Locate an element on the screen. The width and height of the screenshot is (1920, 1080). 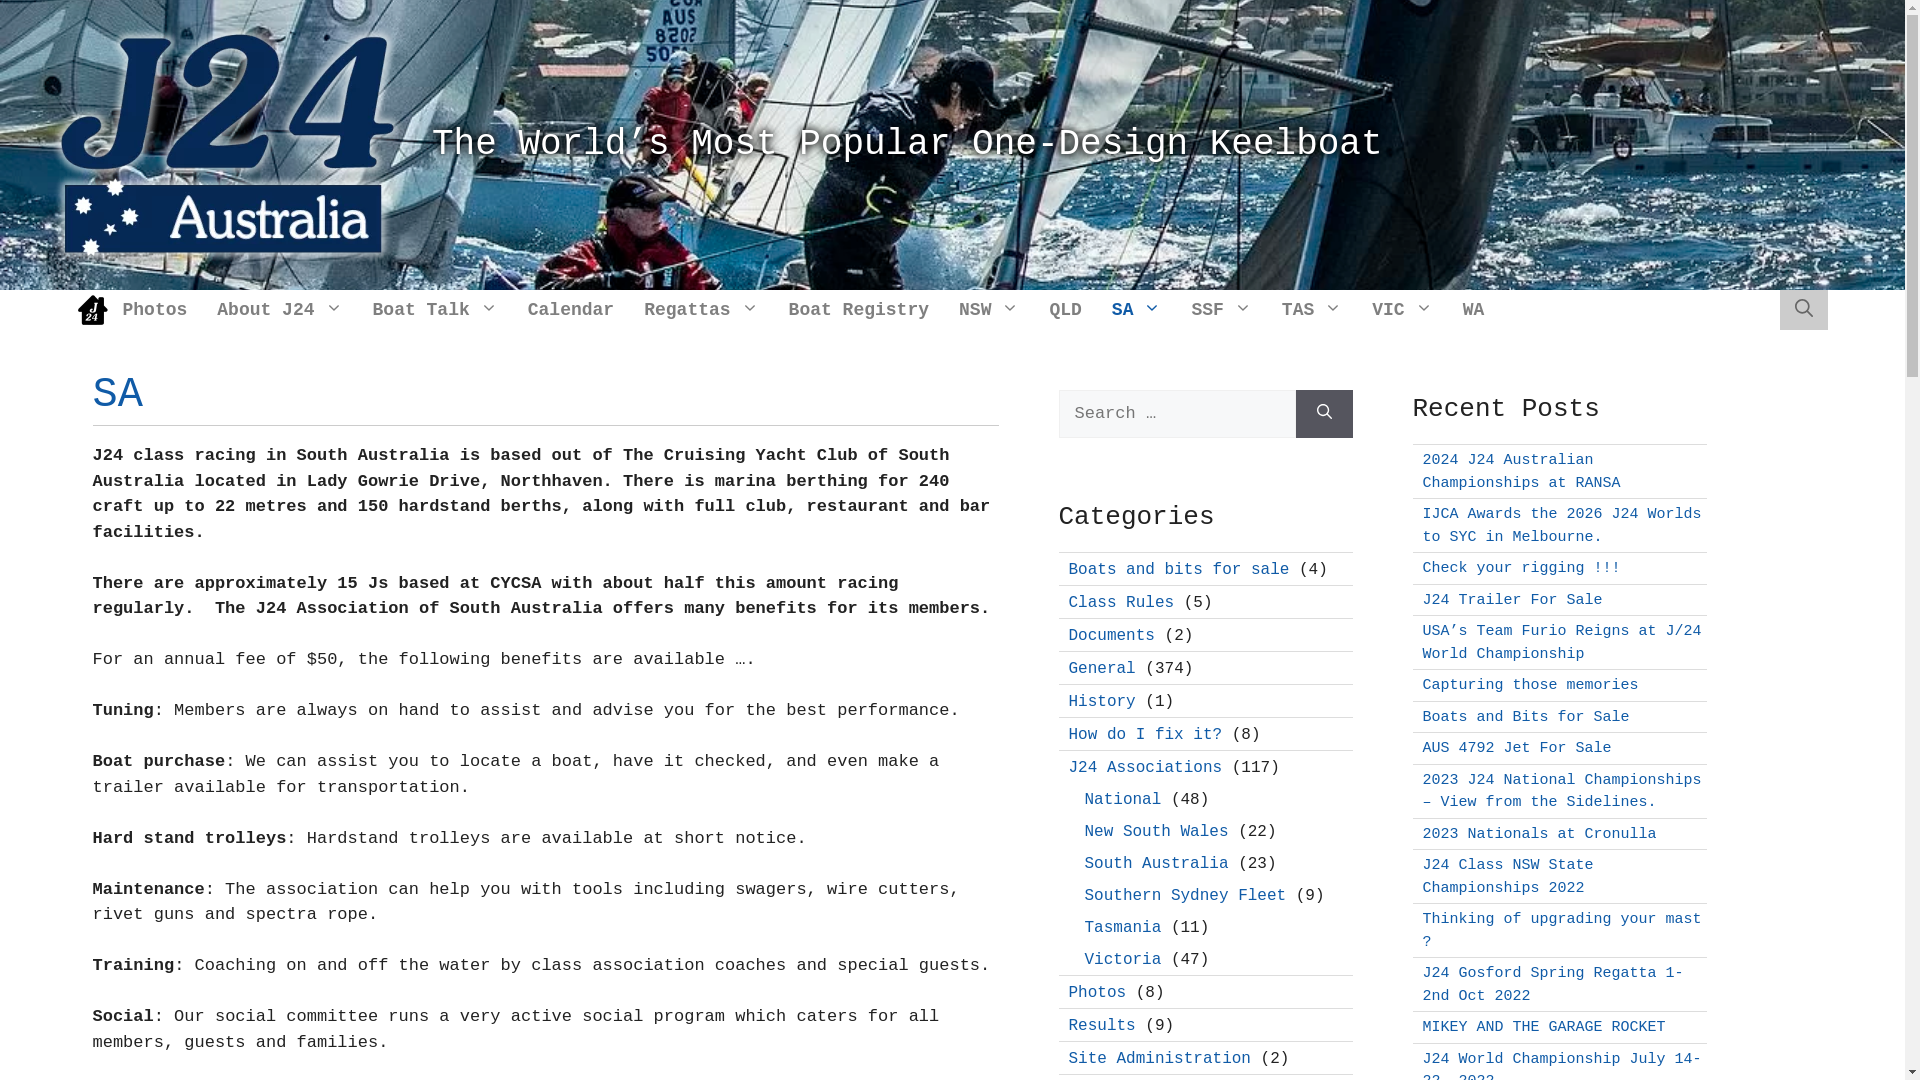
'WA' is located at coordinates (1473, 309).